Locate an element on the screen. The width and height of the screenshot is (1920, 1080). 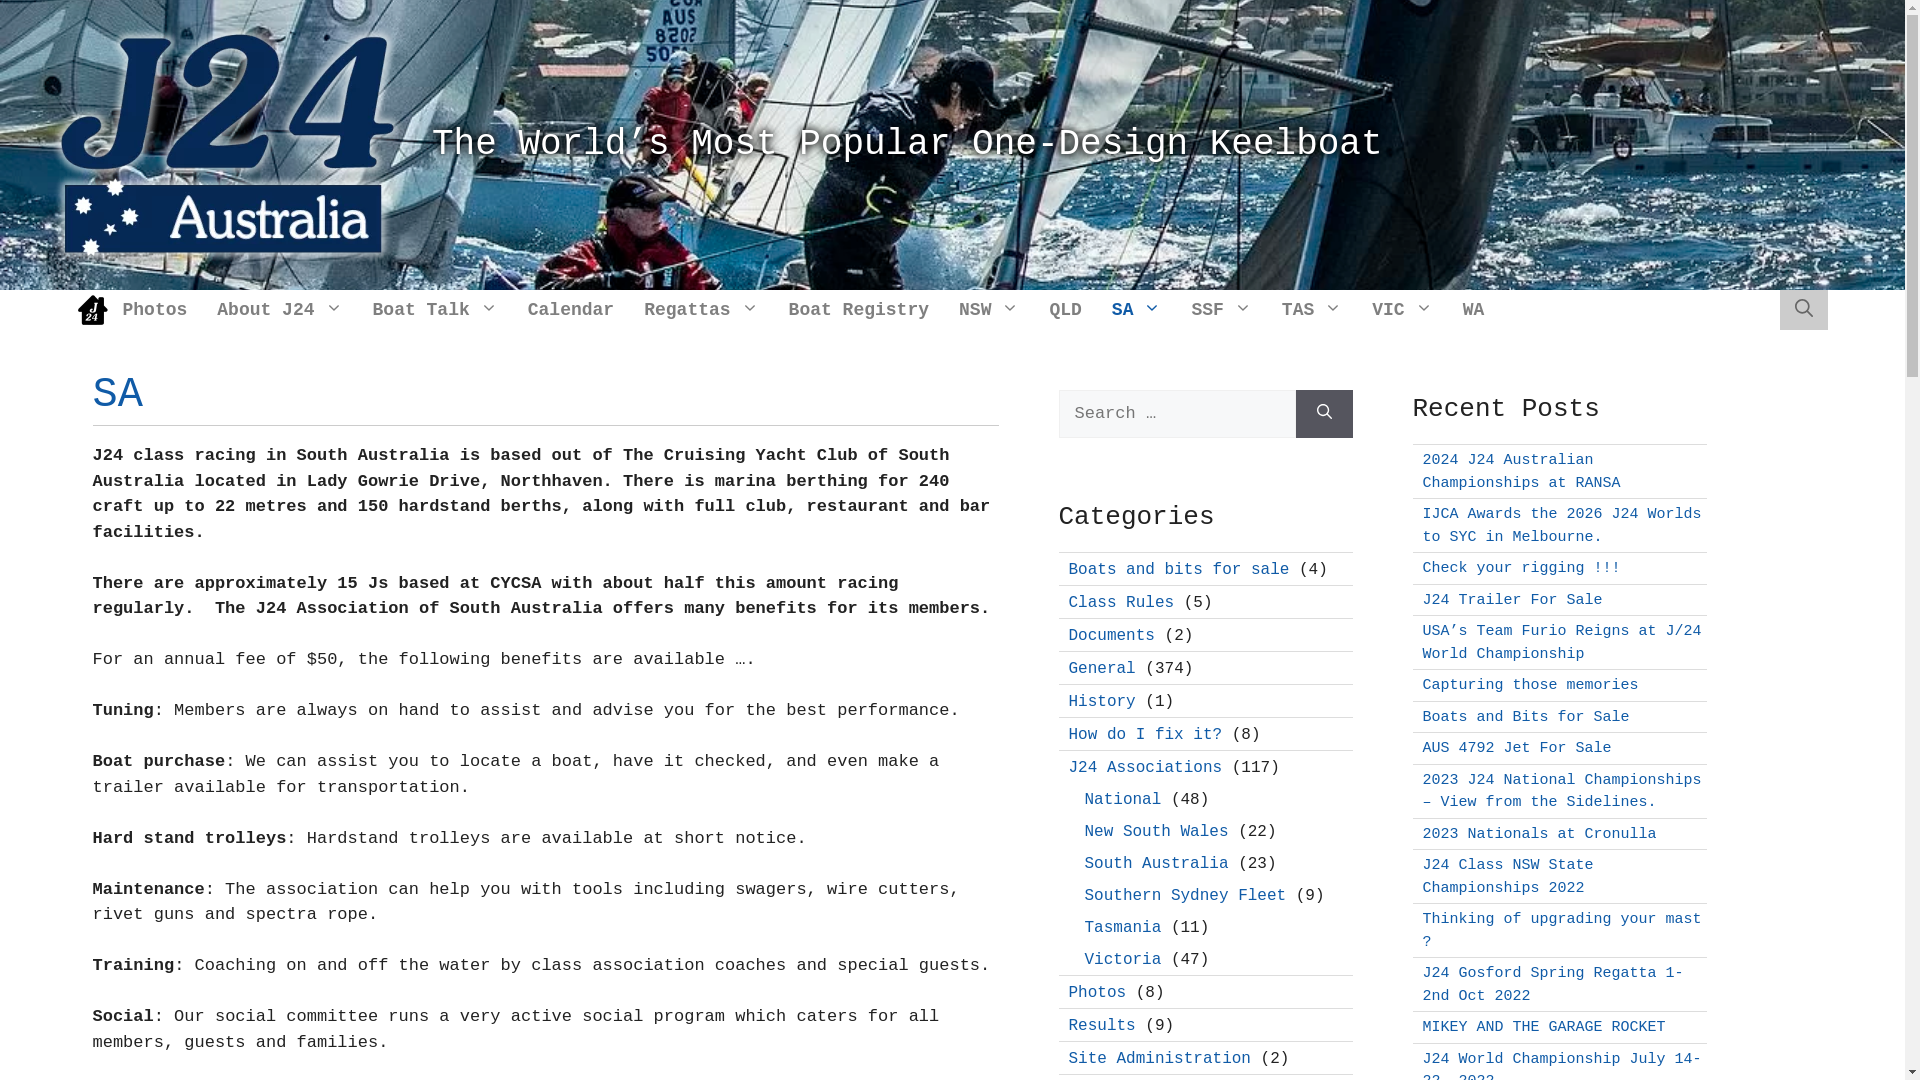
'WA' is located at coordinates (1473, 309).